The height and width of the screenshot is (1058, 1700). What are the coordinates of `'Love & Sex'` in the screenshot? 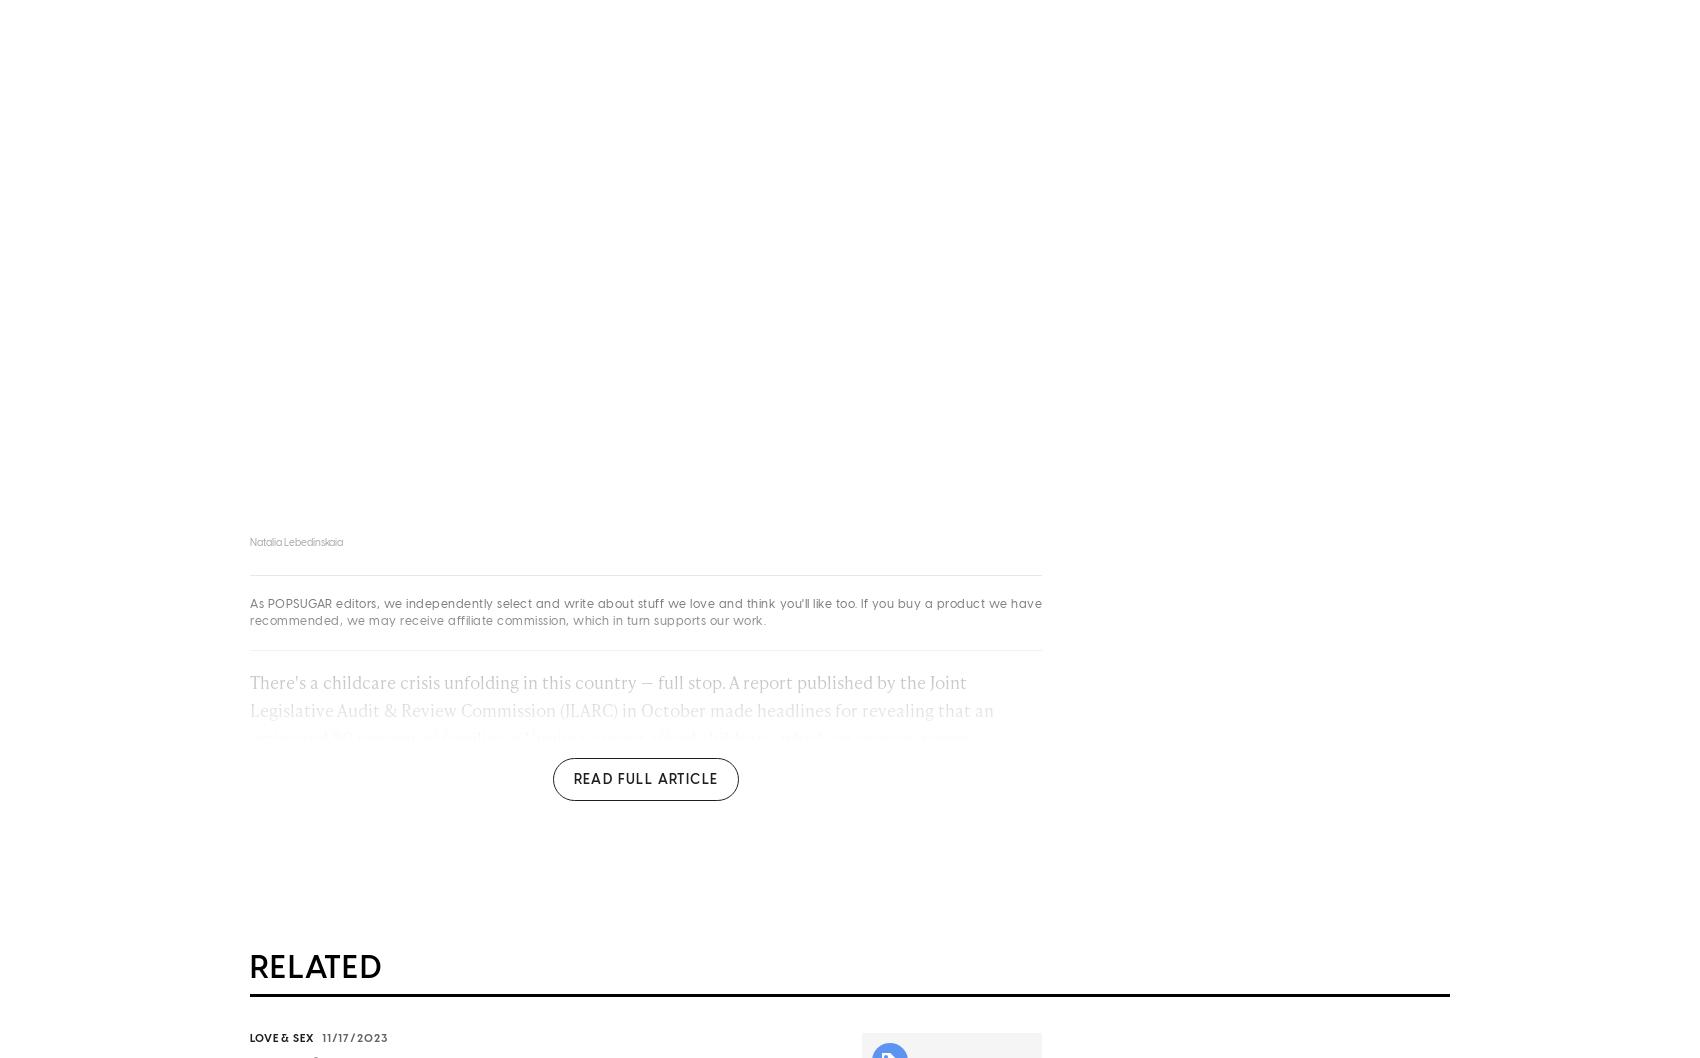 It's located at (281, 1042).